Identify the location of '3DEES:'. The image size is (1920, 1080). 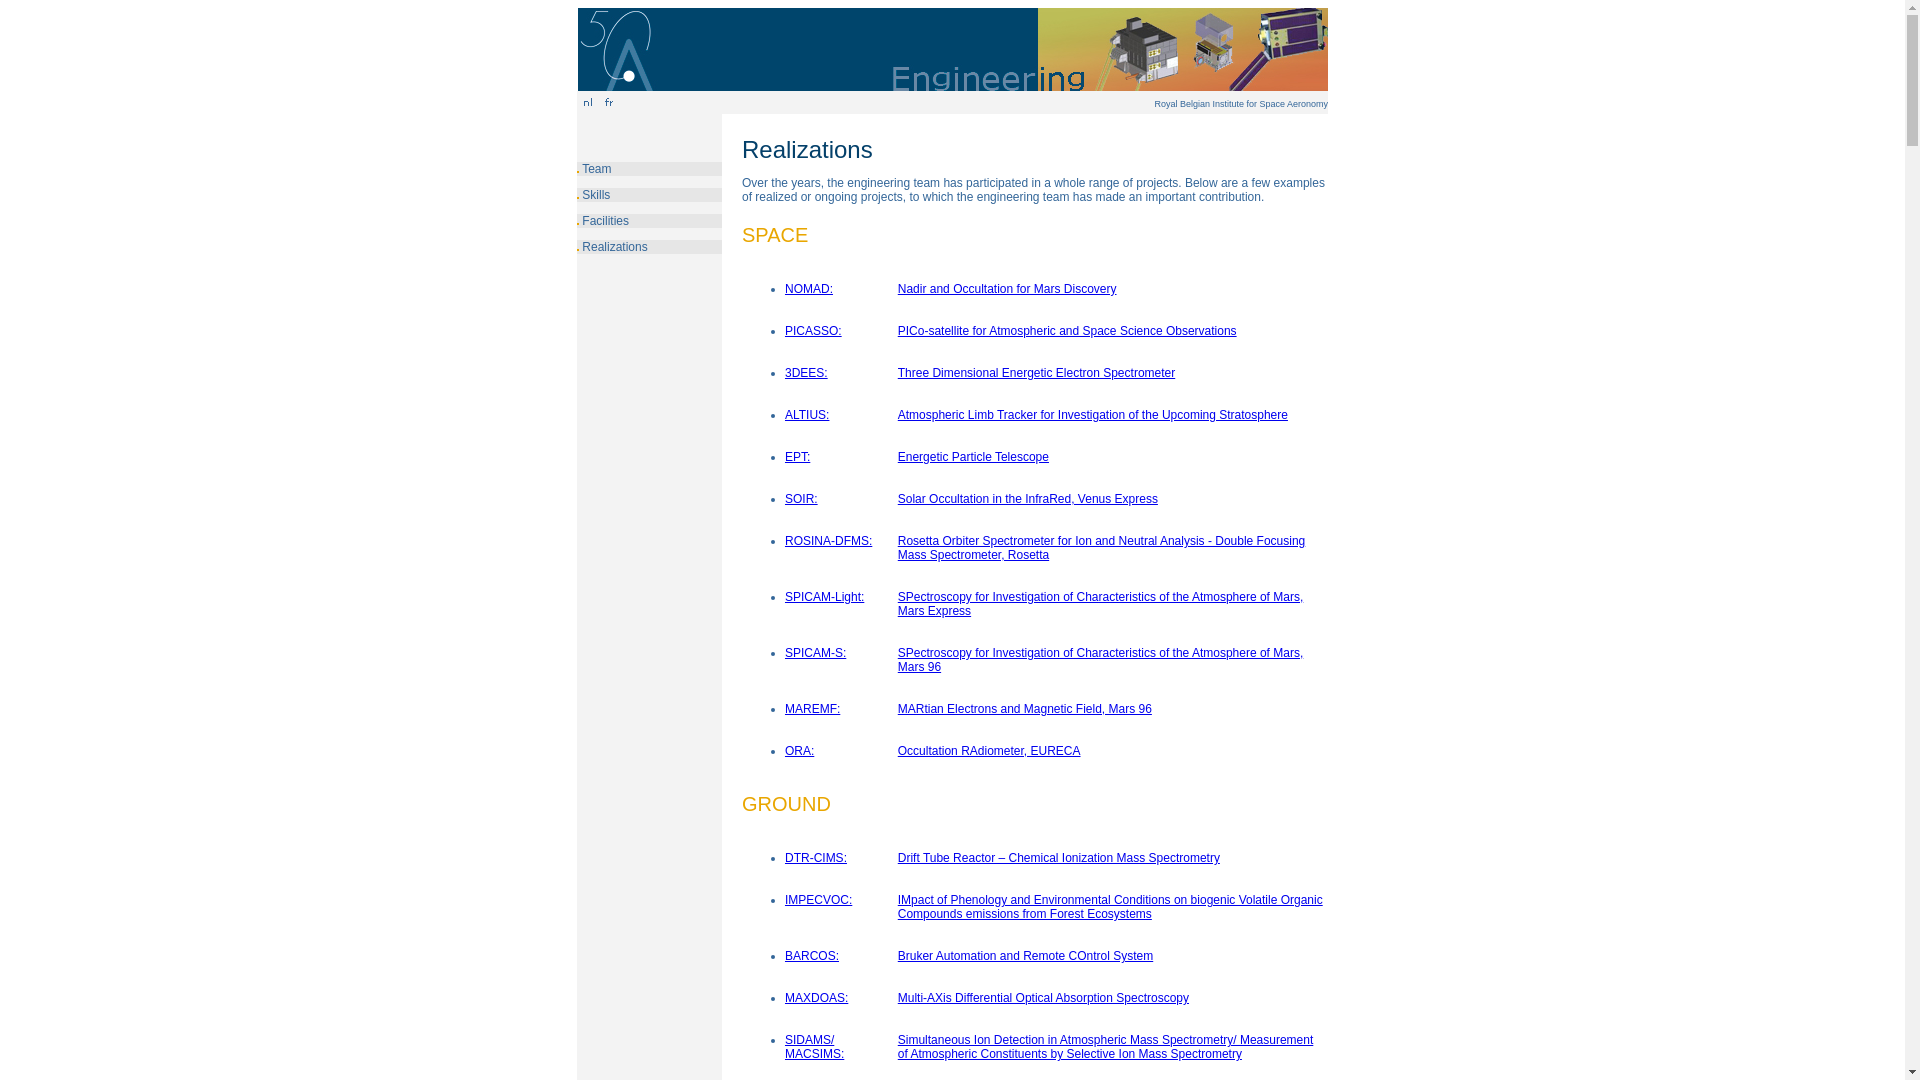
(806, 373).